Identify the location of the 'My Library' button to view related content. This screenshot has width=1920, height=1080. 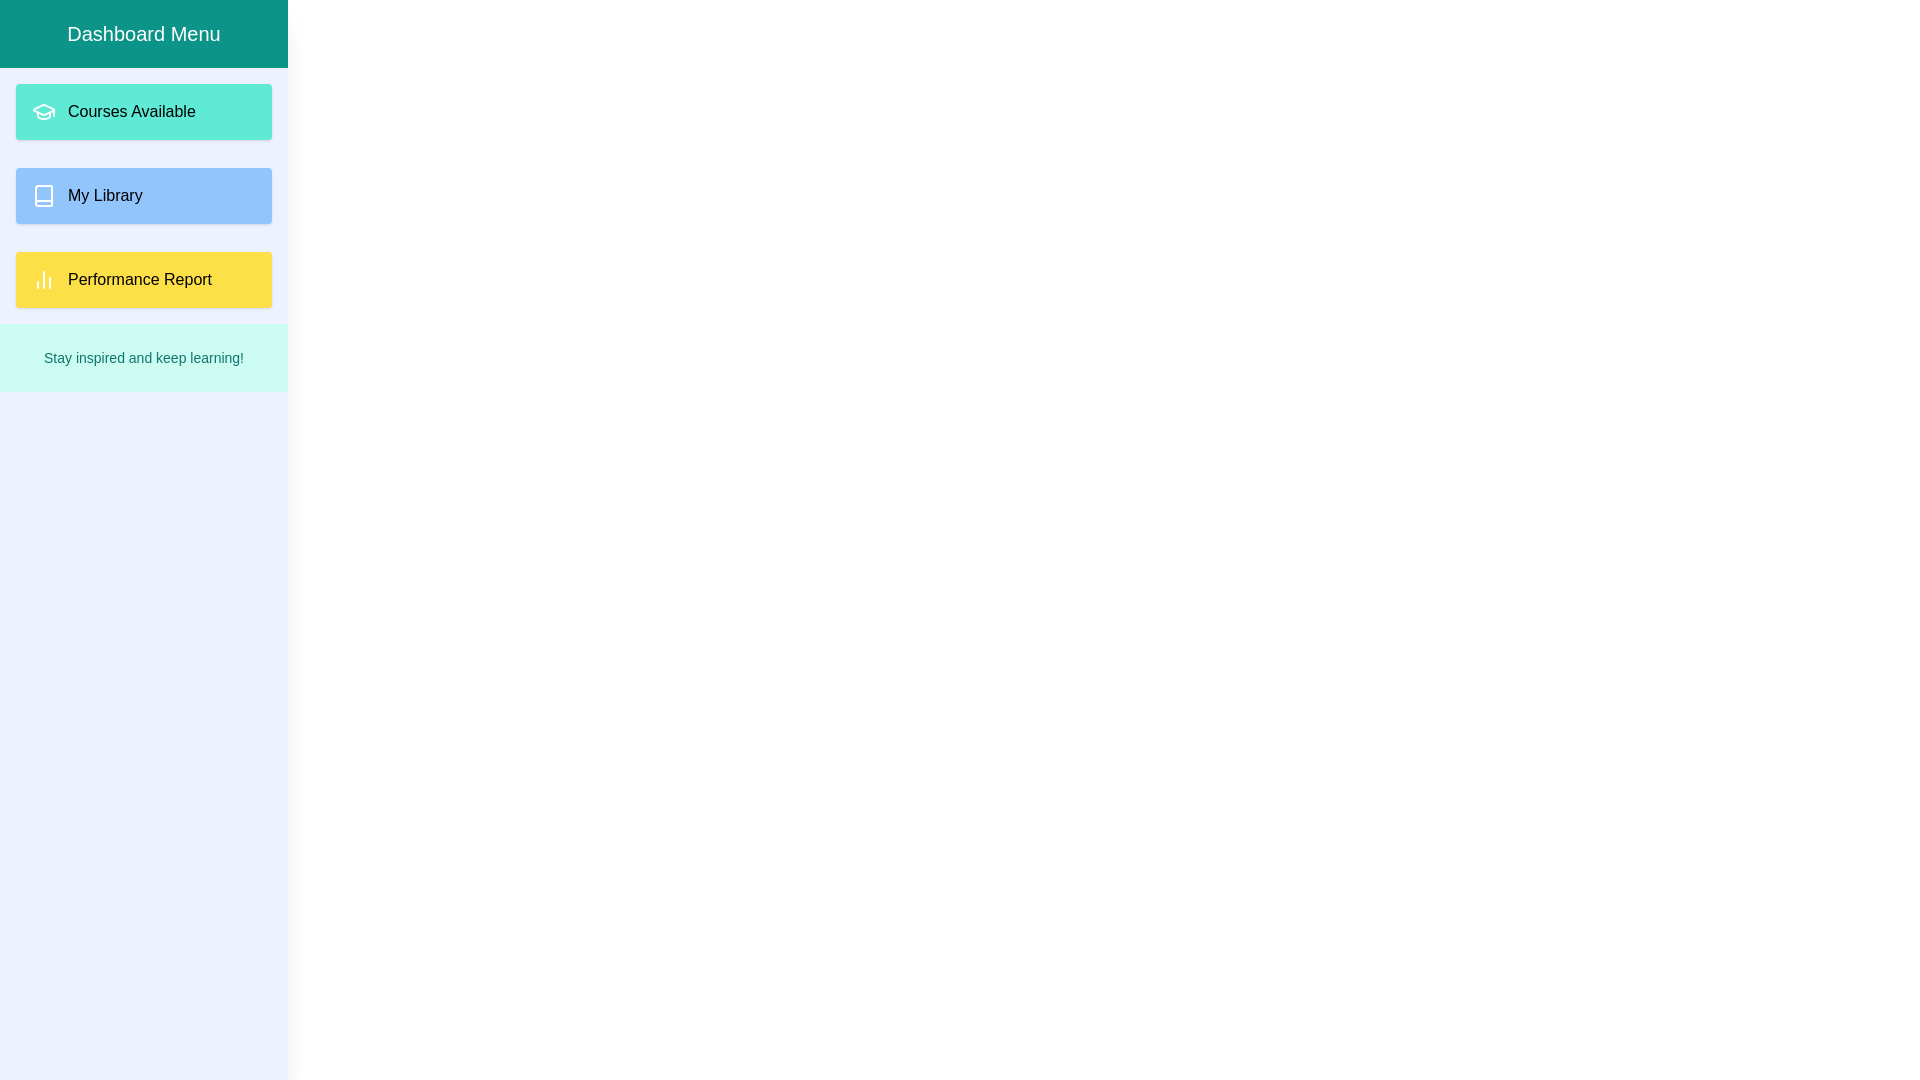
(143, 196).